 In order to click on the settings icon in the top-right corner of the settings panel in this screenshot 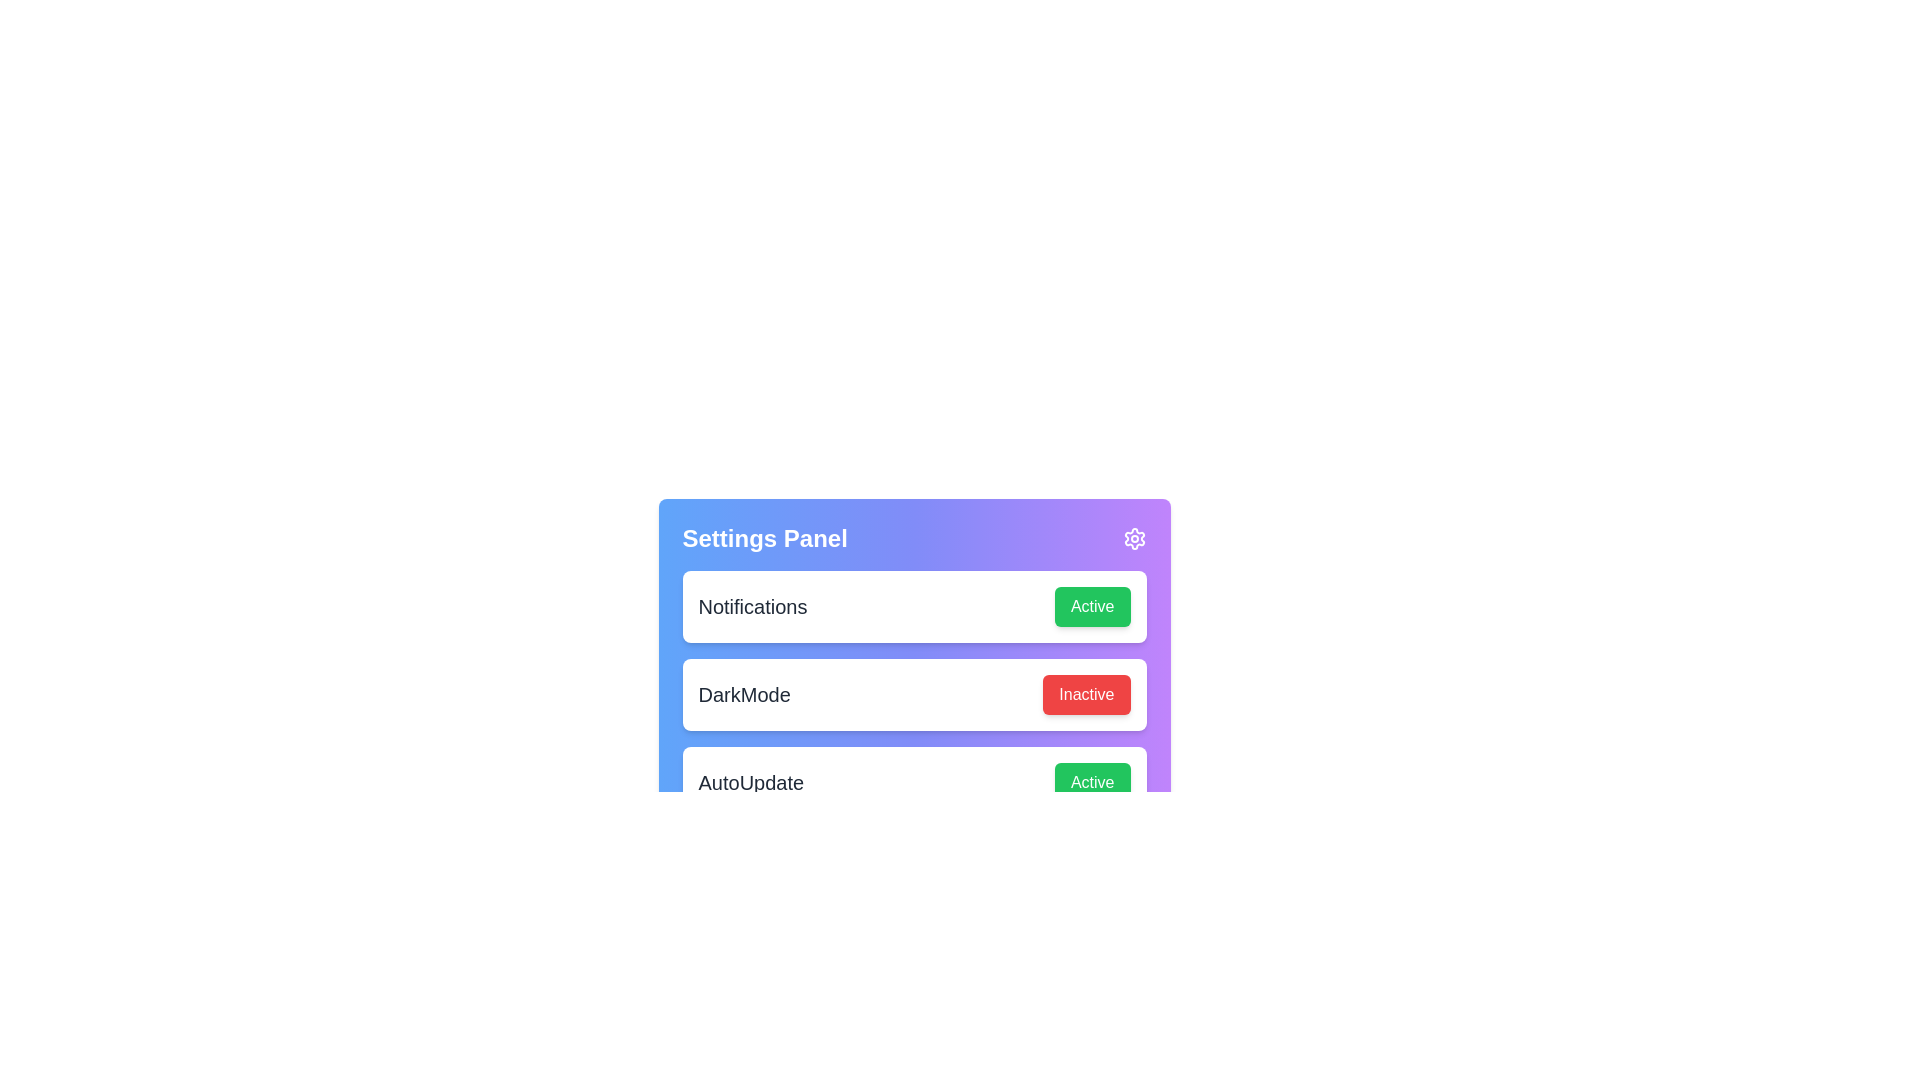, I will do `click(1134, 538)`.